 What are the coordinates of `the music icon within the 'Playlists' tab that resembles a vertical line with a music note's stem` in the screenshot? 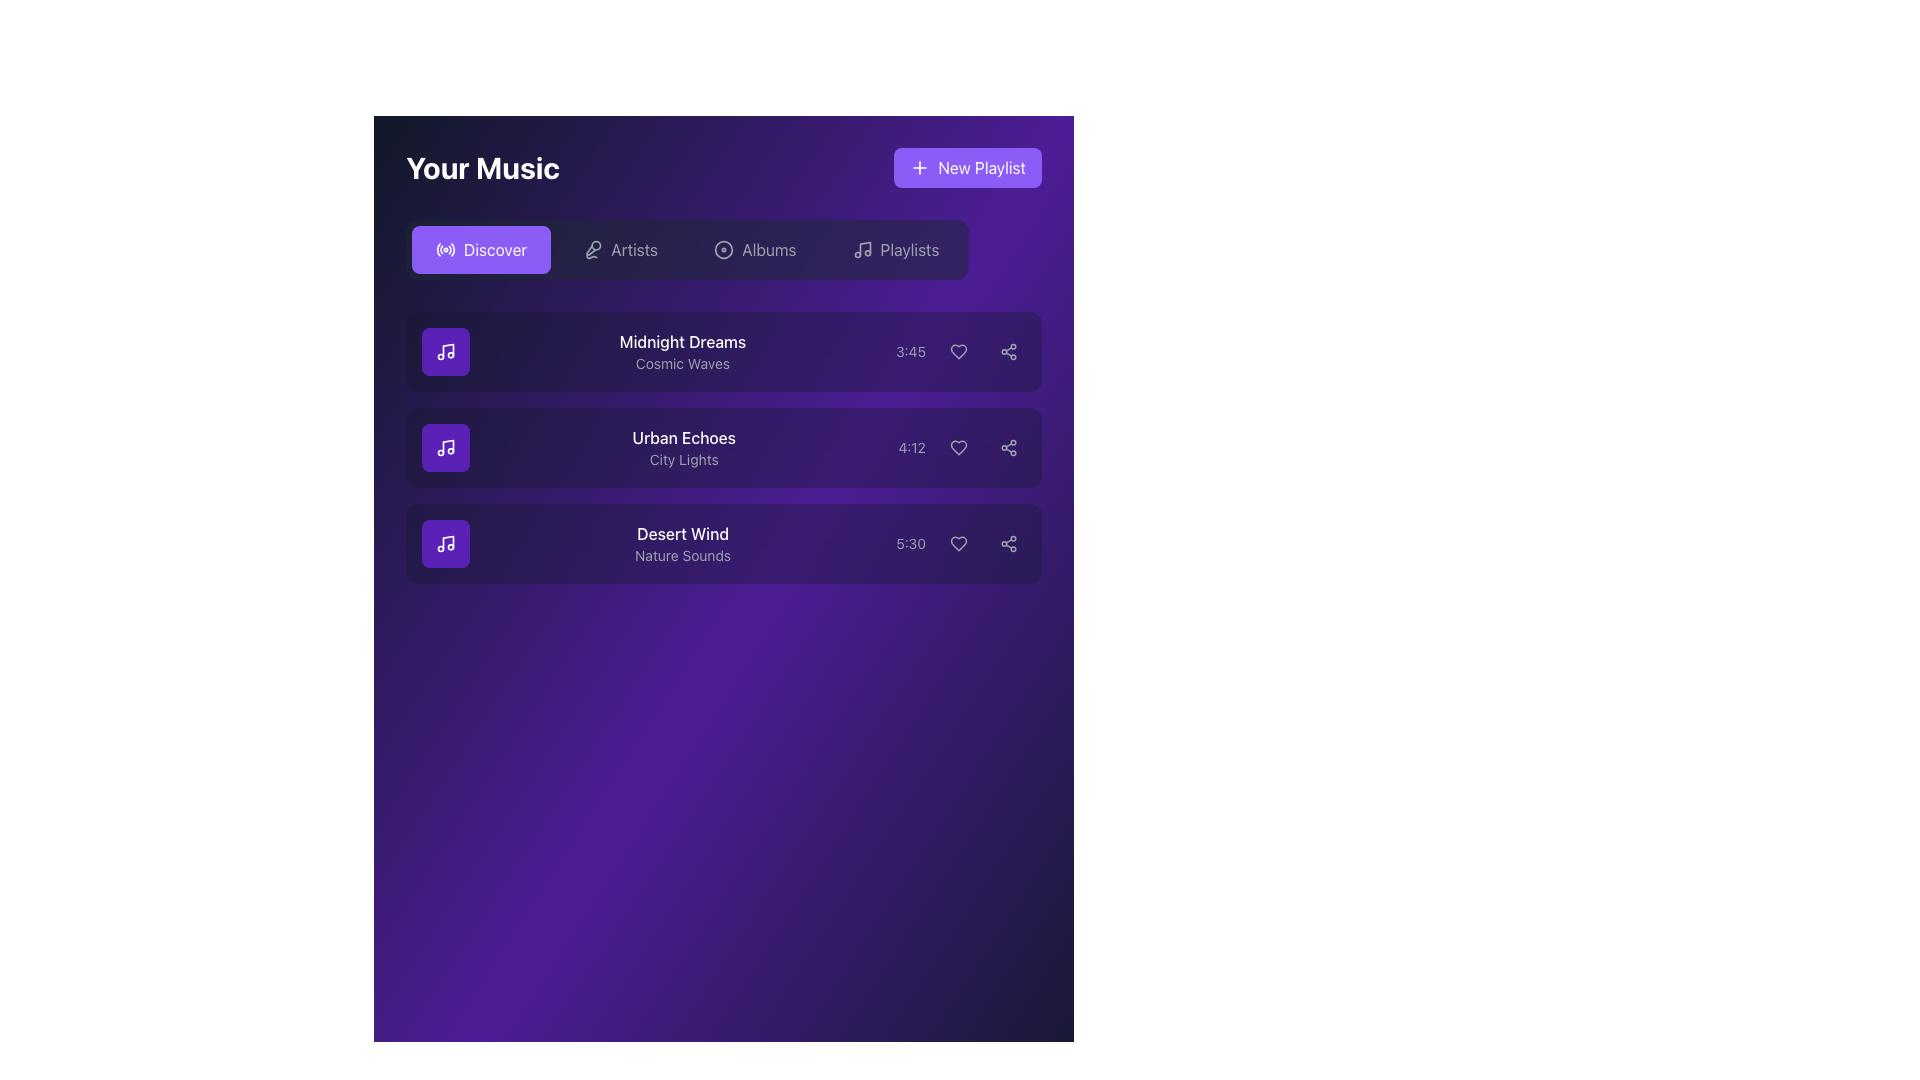 It's located at (864, 247).